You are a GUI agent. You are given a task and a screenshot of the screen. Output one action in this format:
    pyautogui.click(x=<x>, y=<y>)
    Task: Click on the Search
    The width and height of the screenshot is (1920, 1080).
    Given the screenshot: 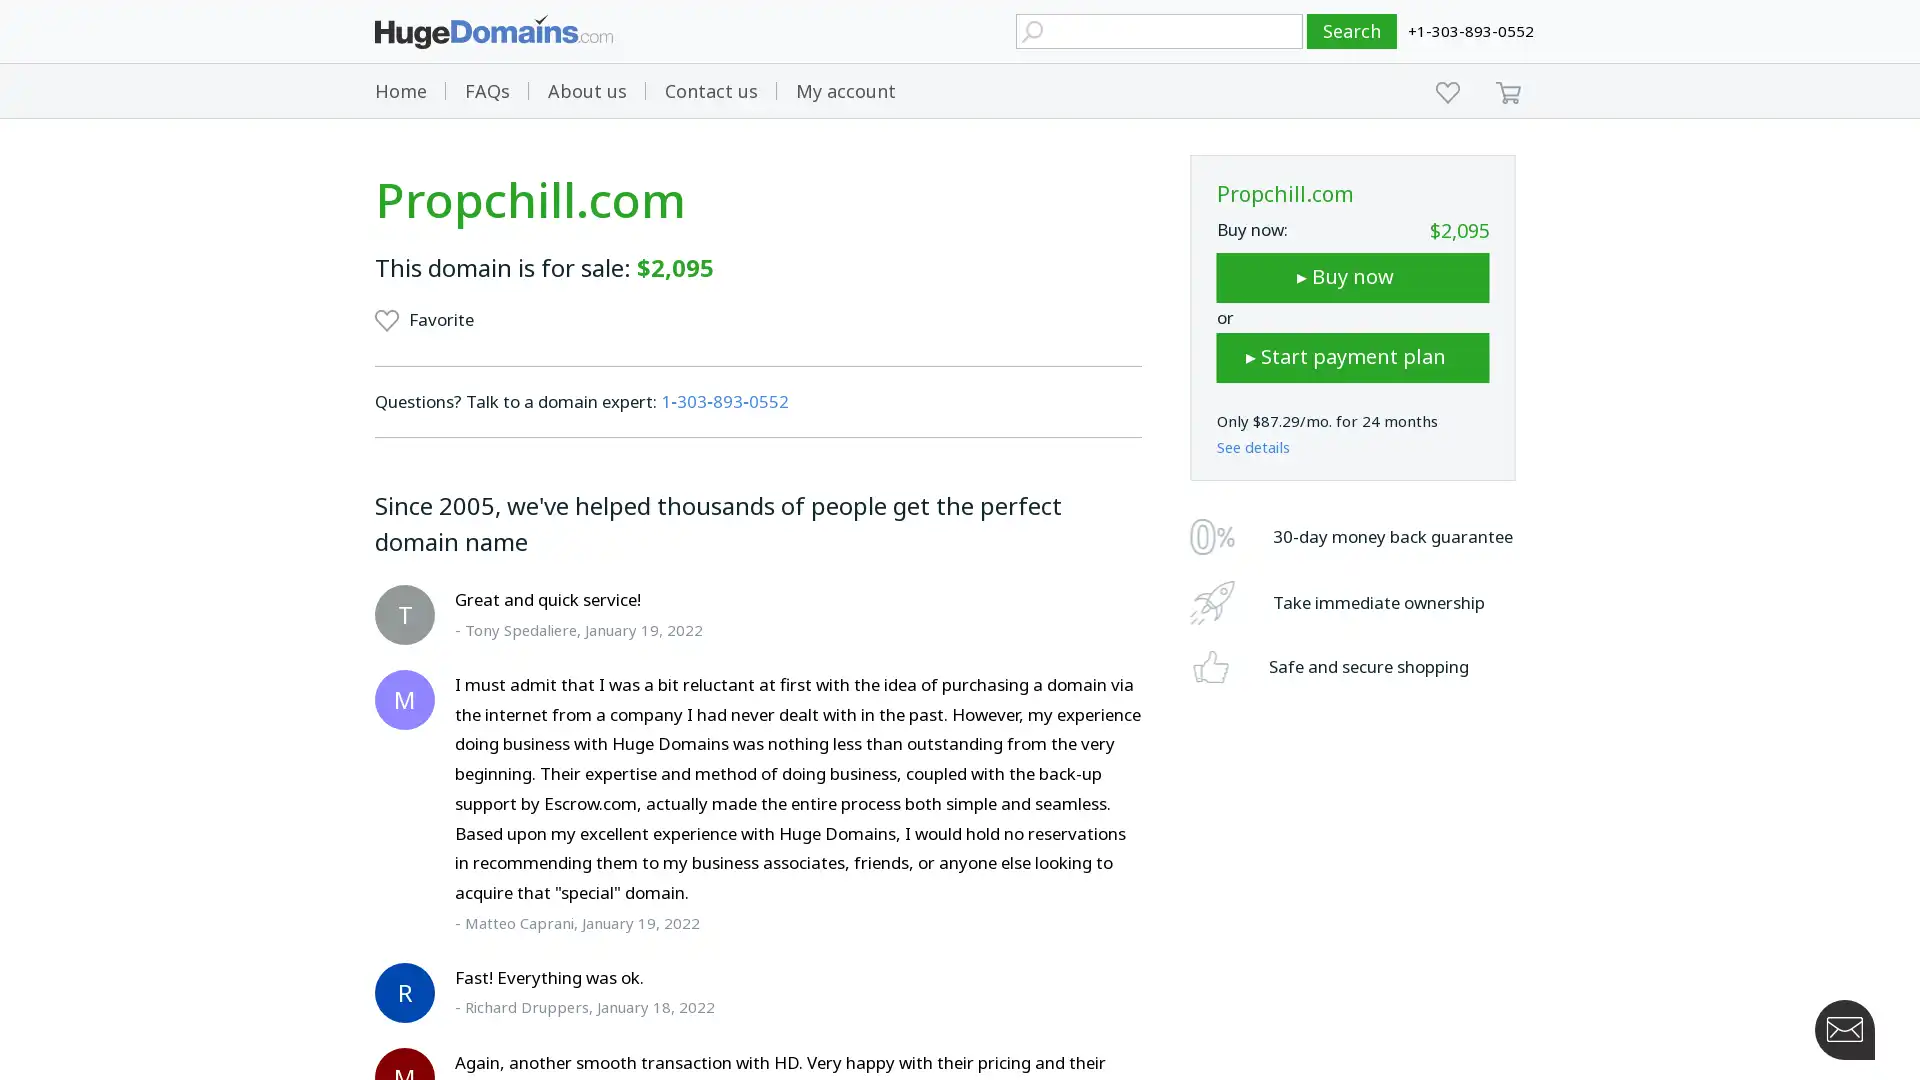 What is the action you would take?
    pyautogui.click(x=1352, y=31)
    